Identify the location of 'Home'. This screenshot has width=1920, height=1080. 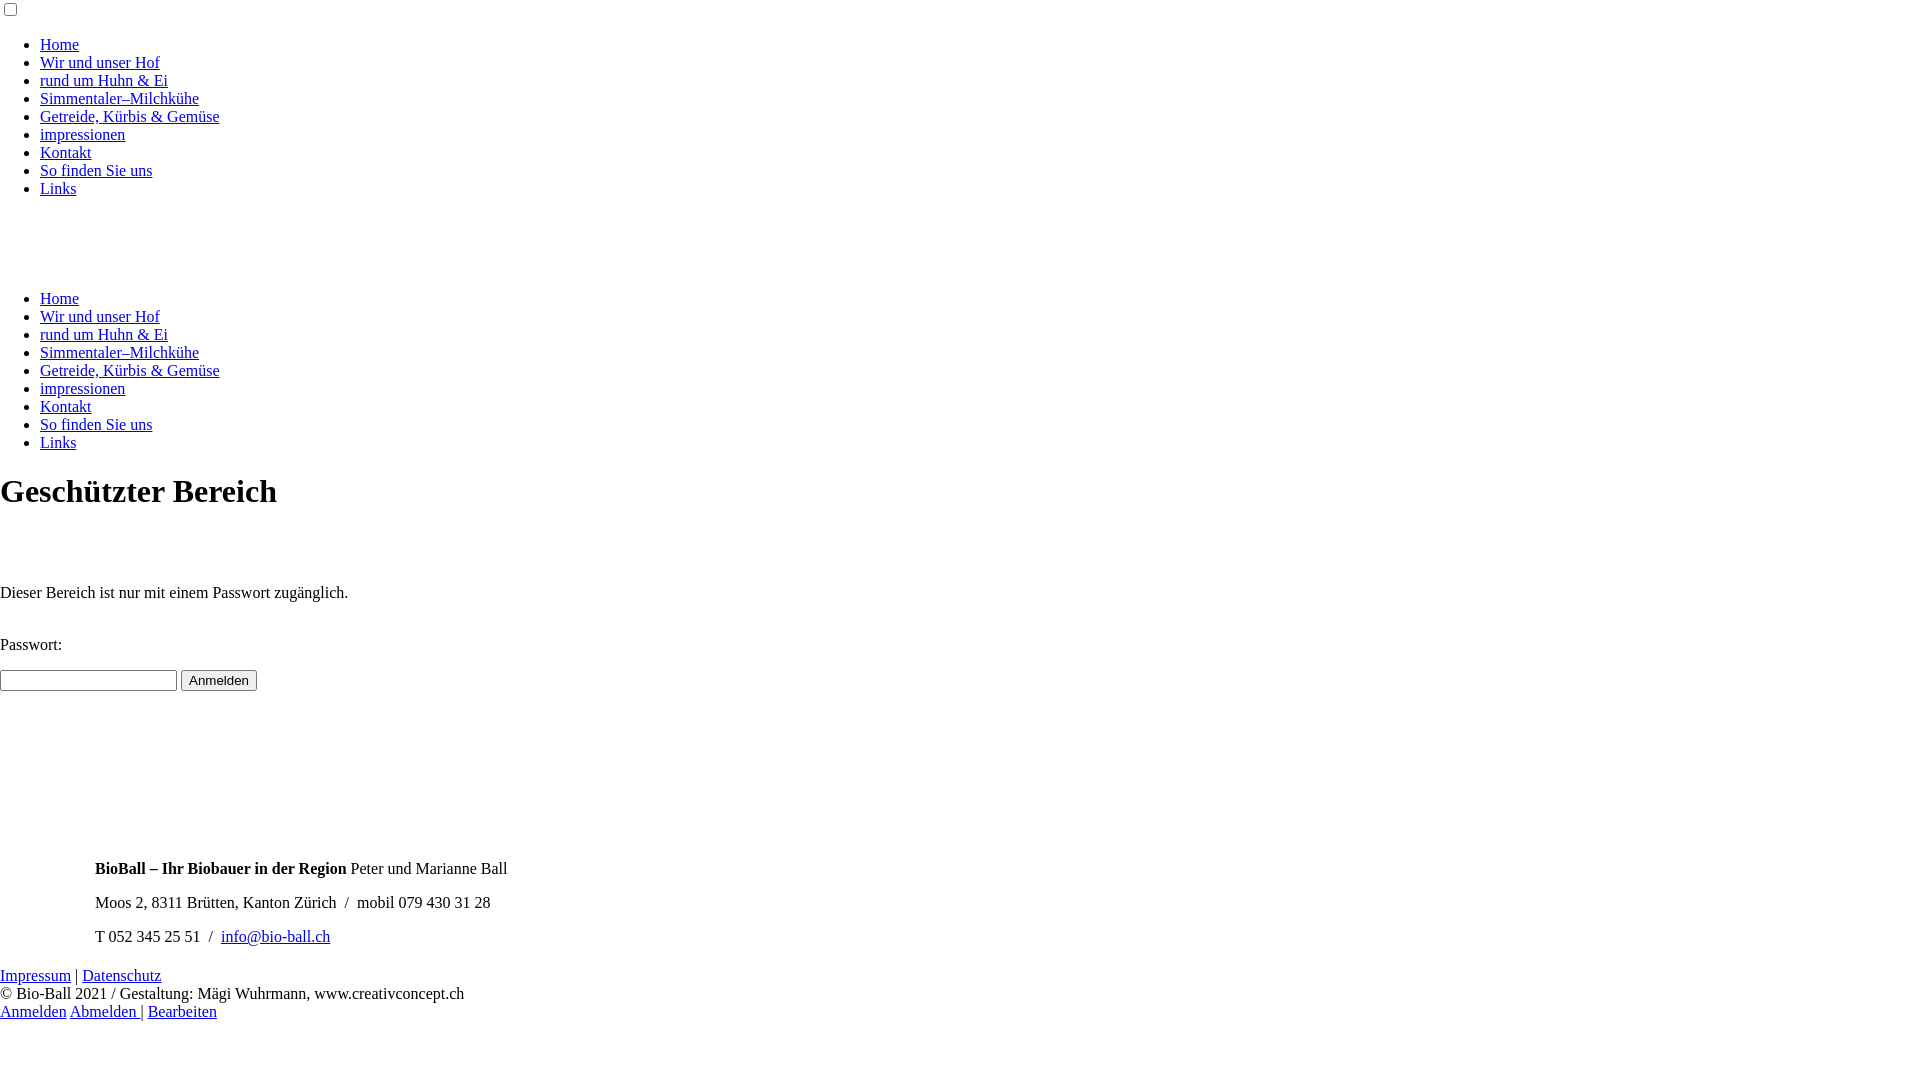
(39, 44).